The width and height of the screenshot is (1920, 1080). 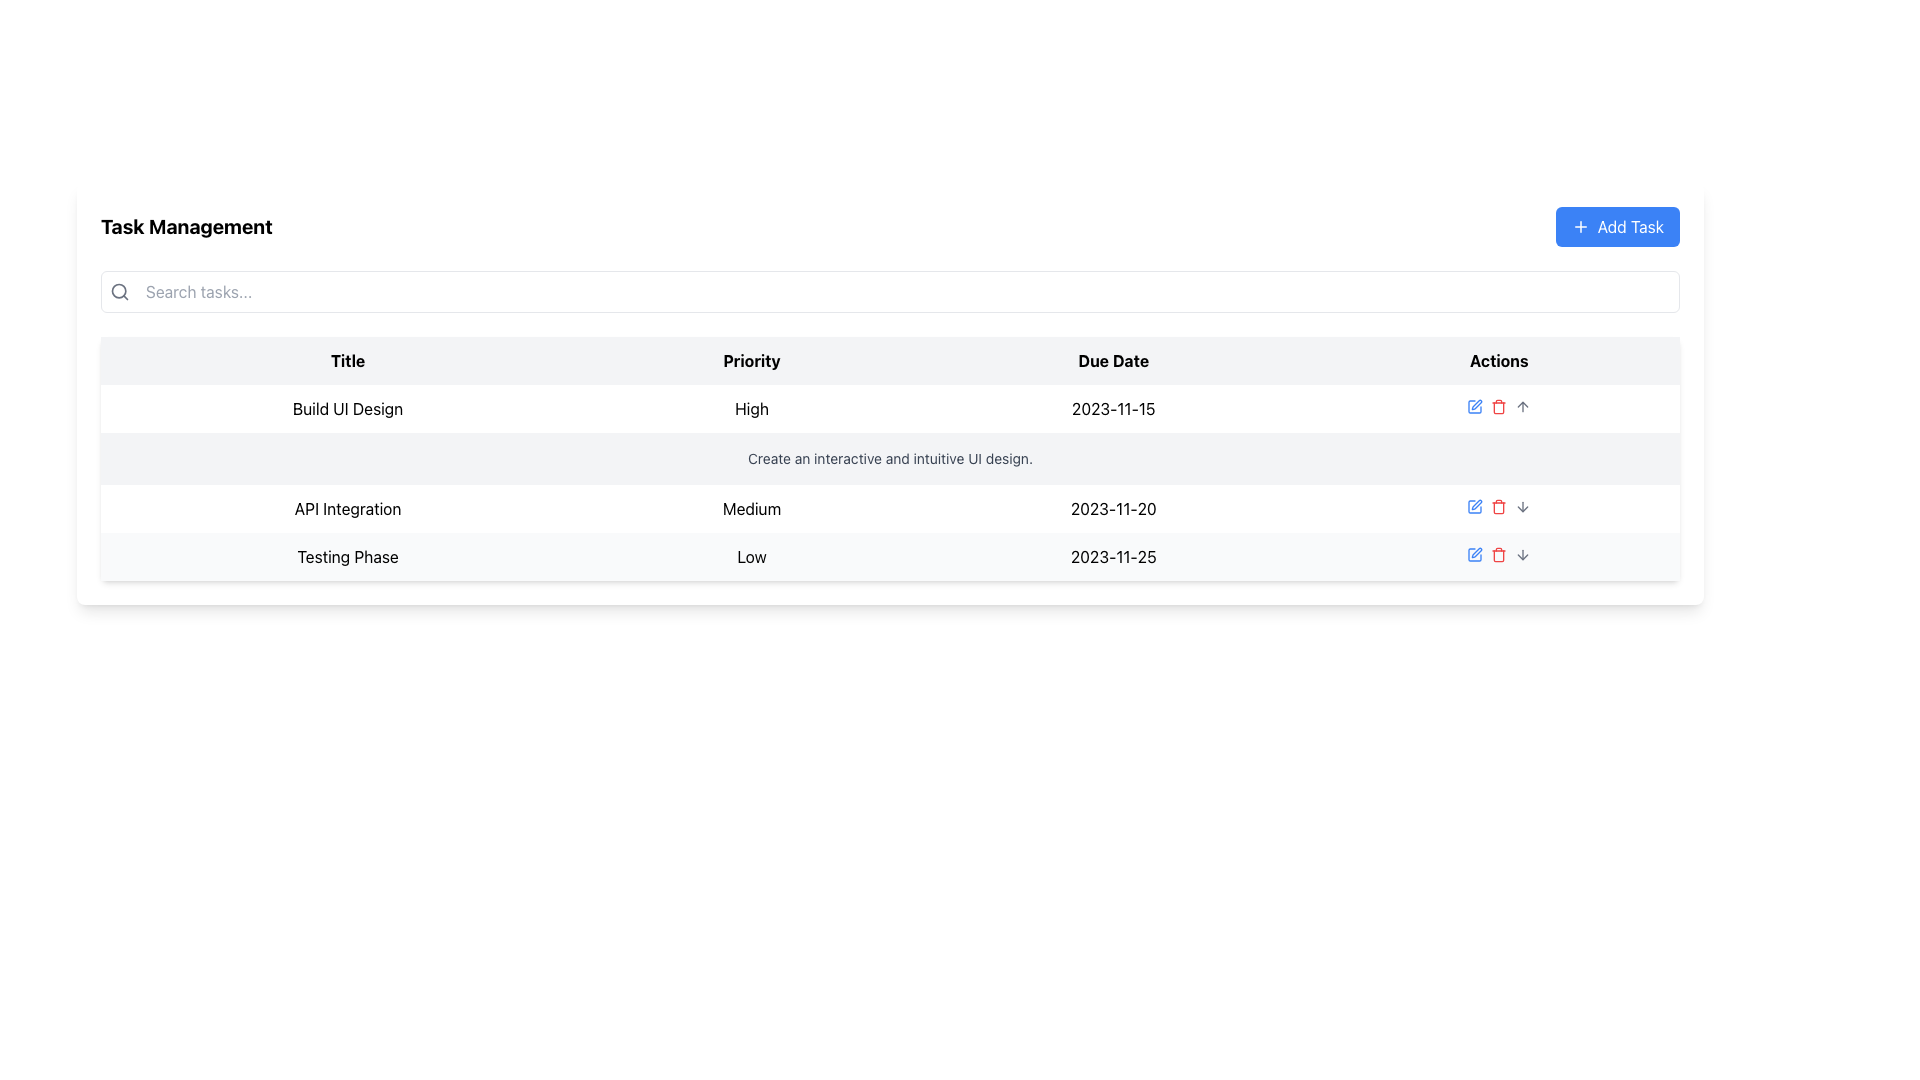 I want to click on the third action button in the 'Actions' column for the task titled 'API Integration' to promote the task, so click(x=1522, y=406).